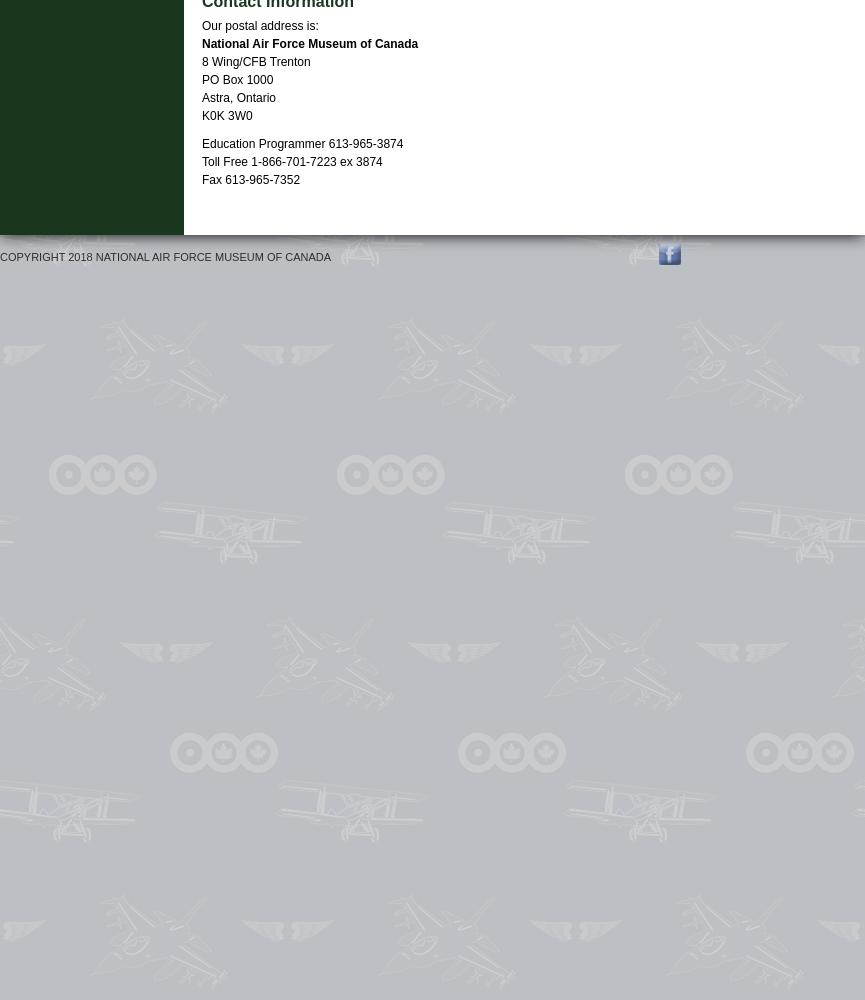 This screenshot has height=1000, width=865. I want to click on 'National Air Force Museum of Canada', so click(310, 44).